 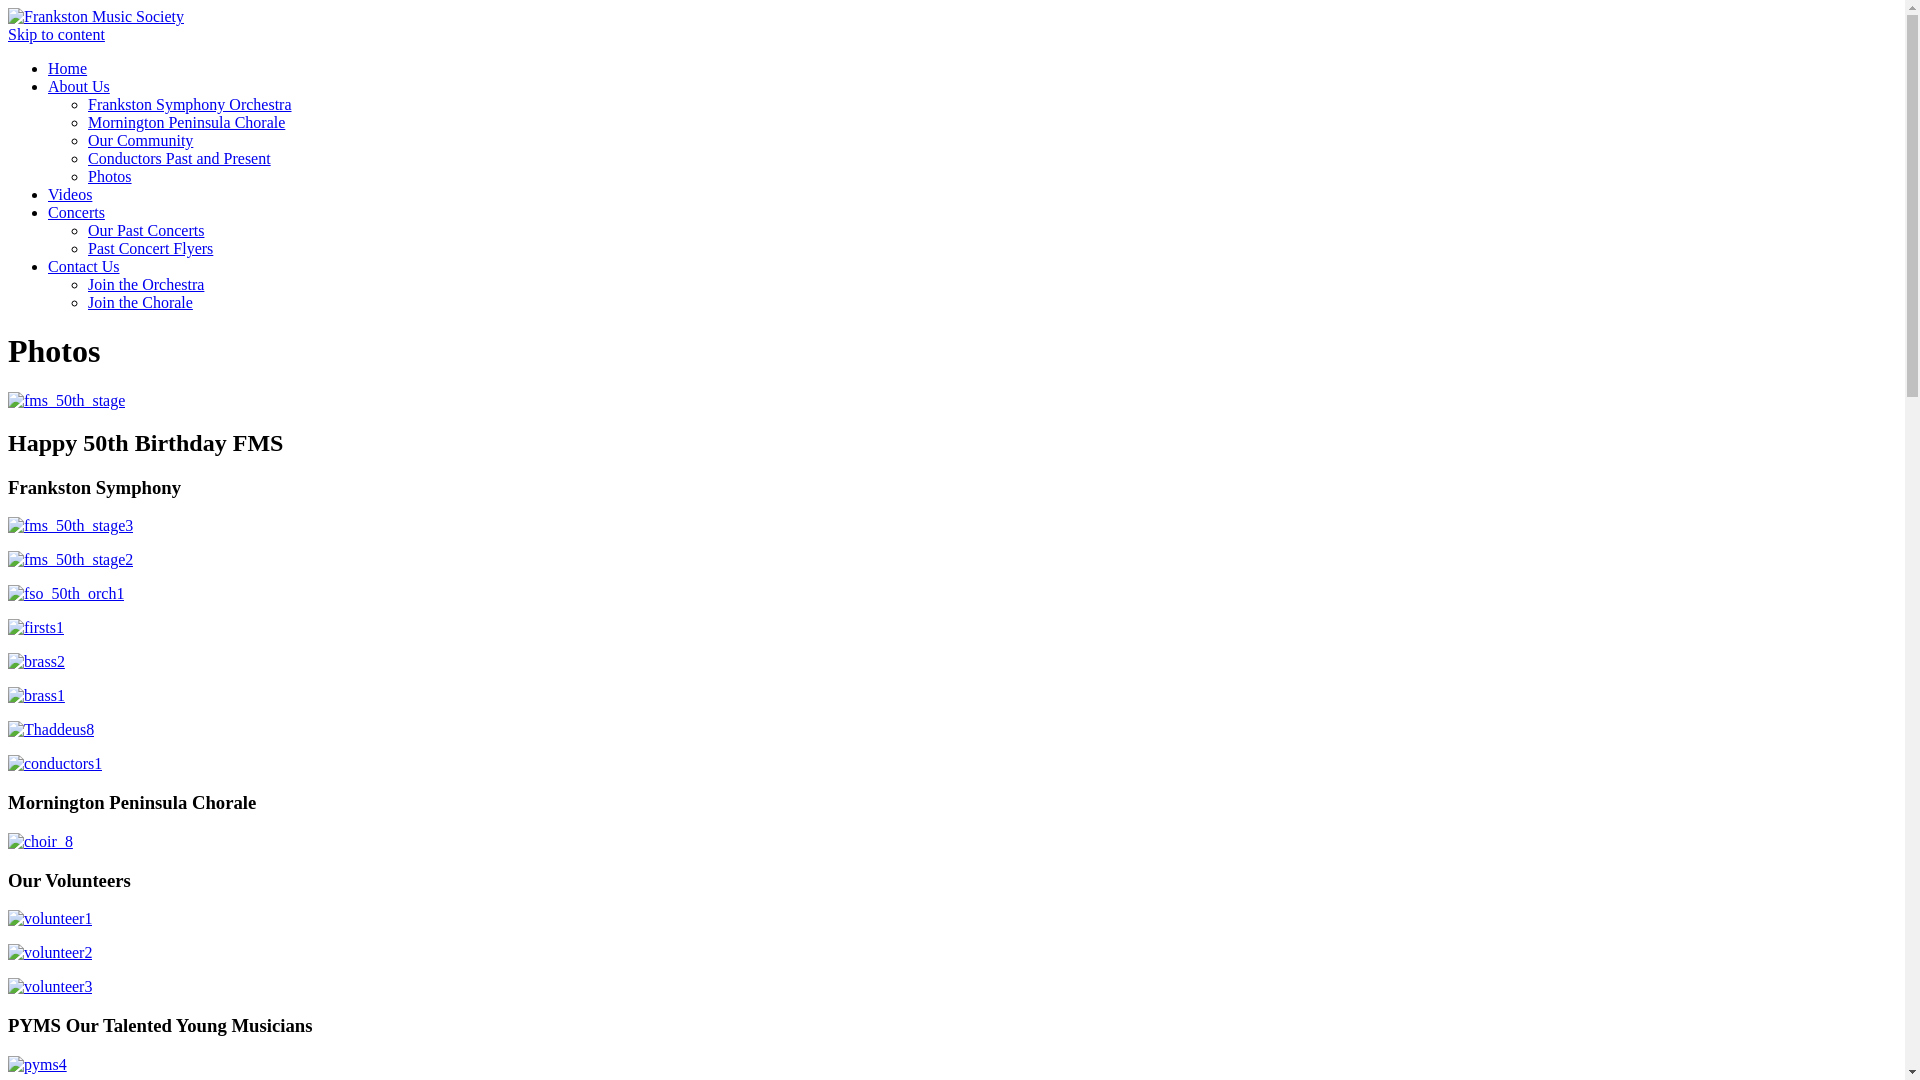 I want to click on 'Concerts', so click(x=76, y=212).